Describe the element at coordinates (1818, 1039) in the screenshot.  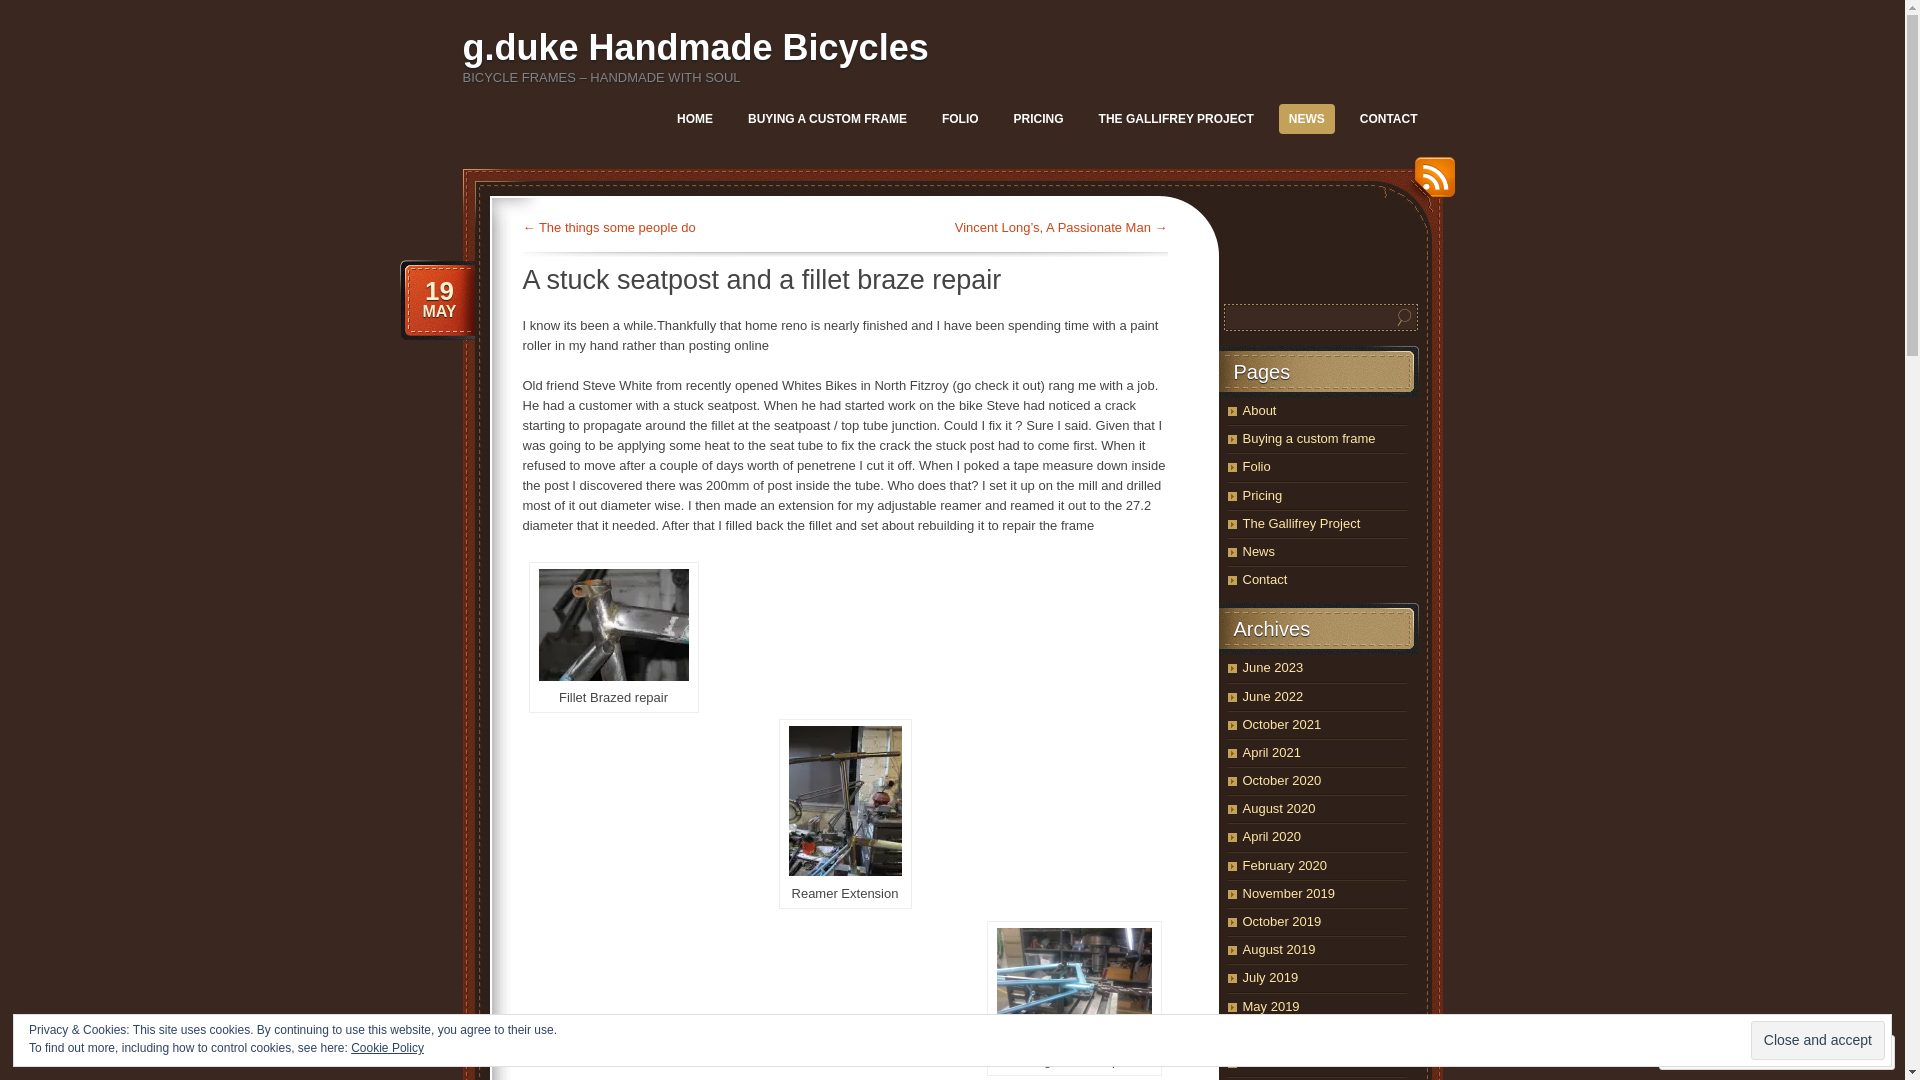
I see `'Close and accept'` at that location.